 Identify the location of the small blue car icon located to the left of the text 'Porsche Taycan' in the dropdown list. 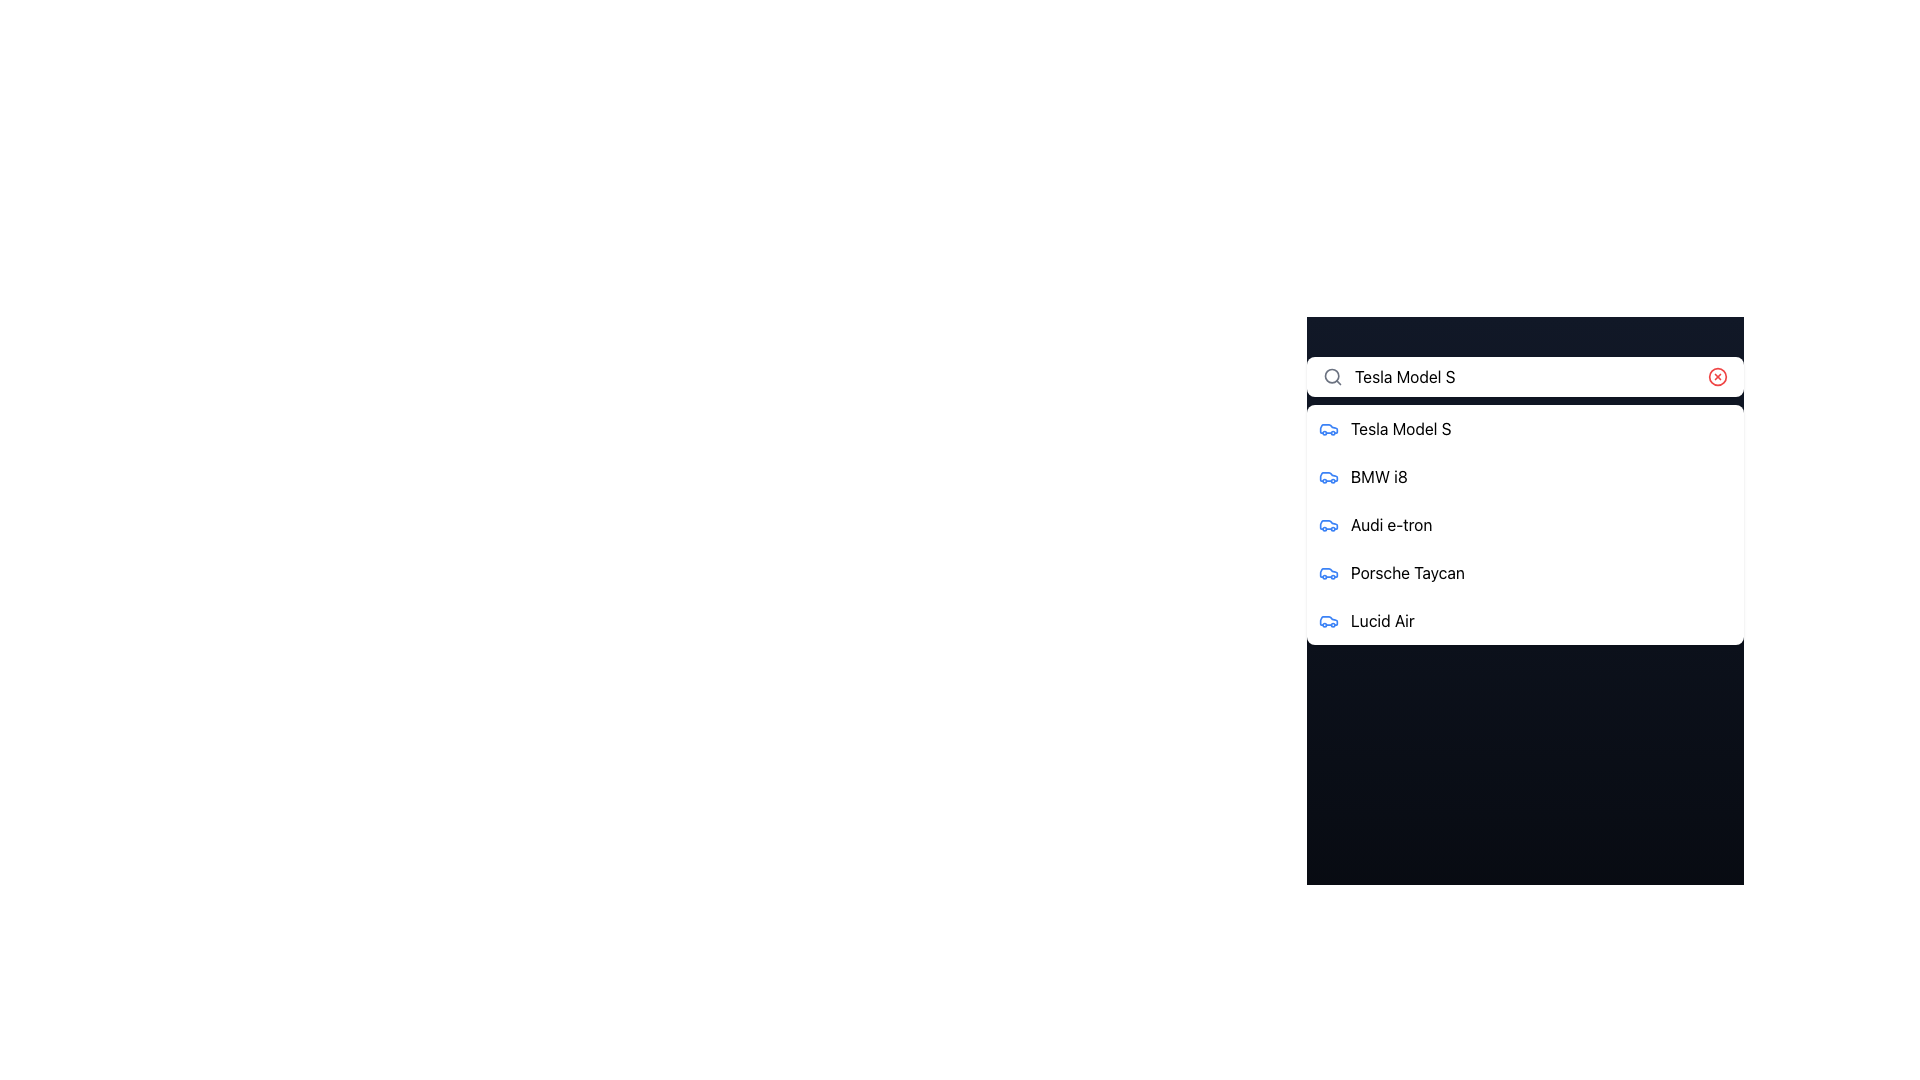
(1329, 573).